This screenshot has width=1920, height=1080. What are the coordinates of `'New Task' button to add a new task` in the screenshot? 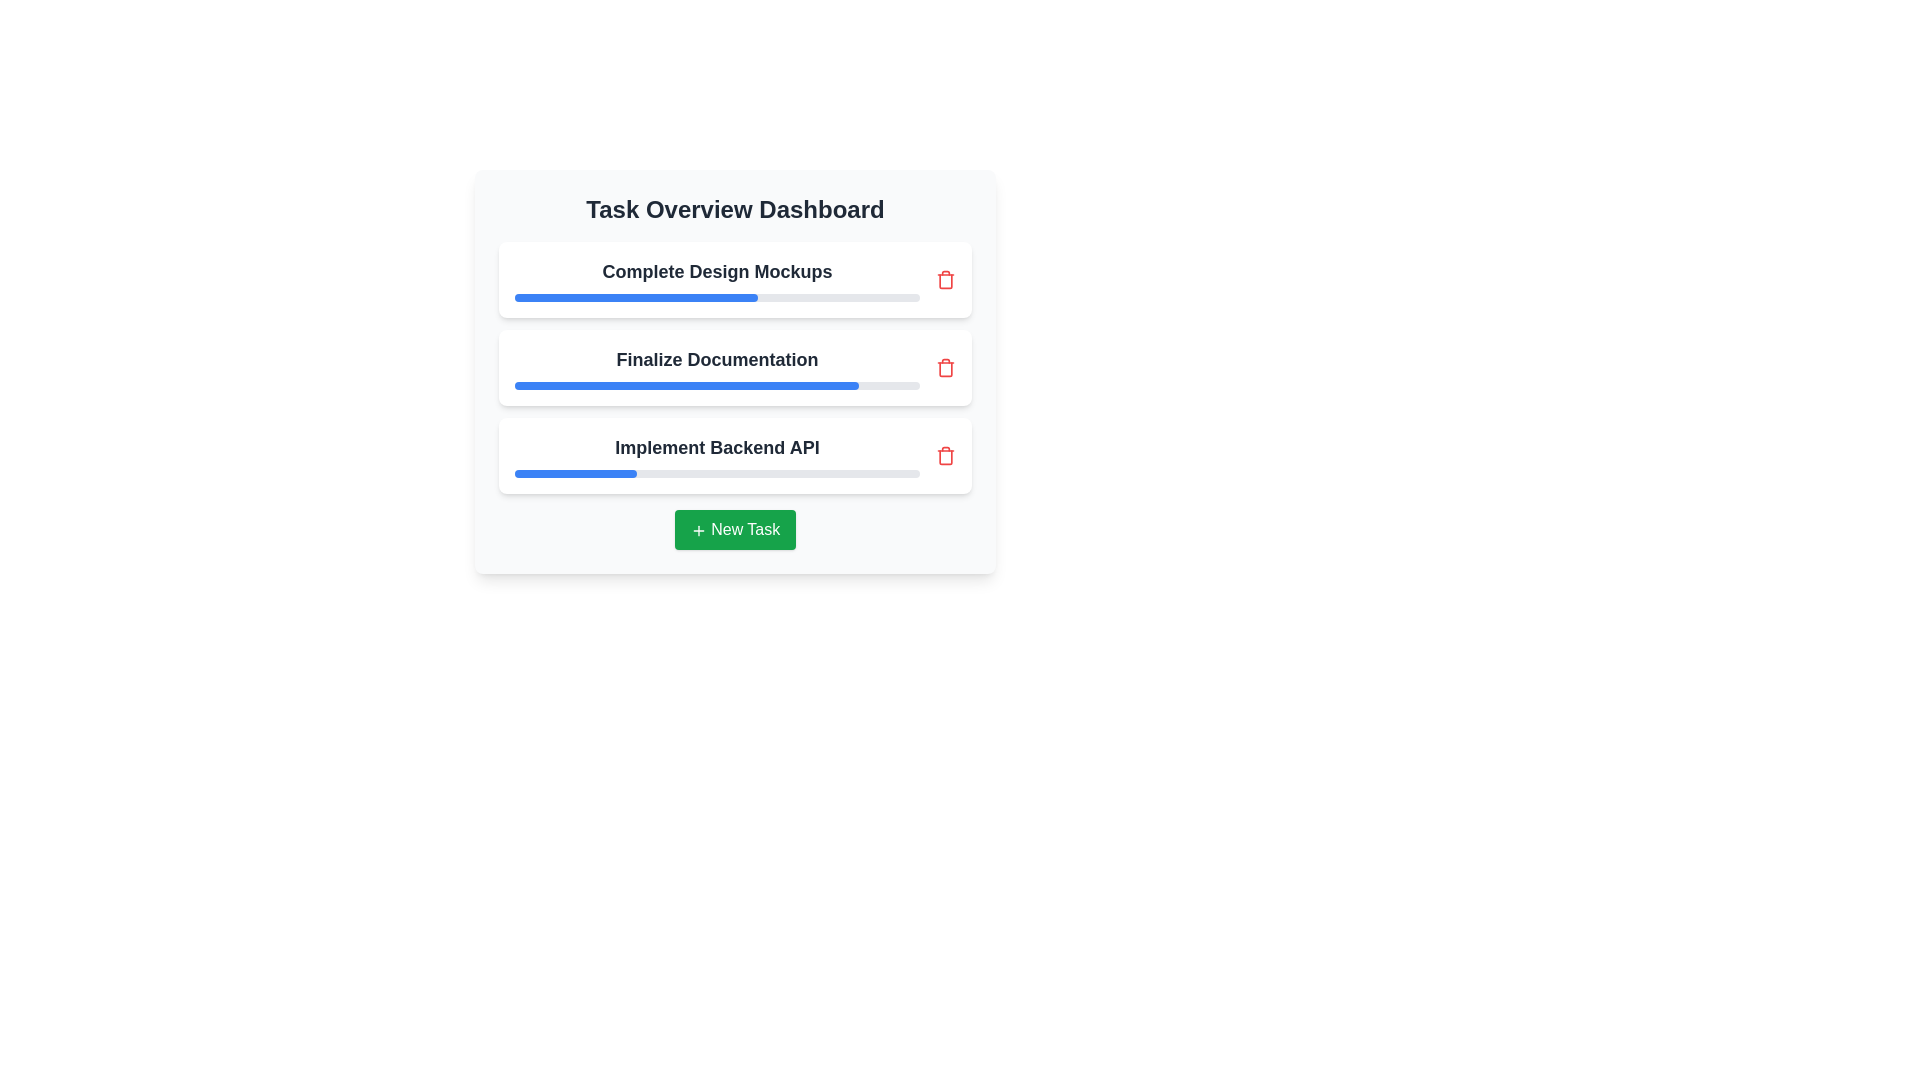 It's located at (734, 528).